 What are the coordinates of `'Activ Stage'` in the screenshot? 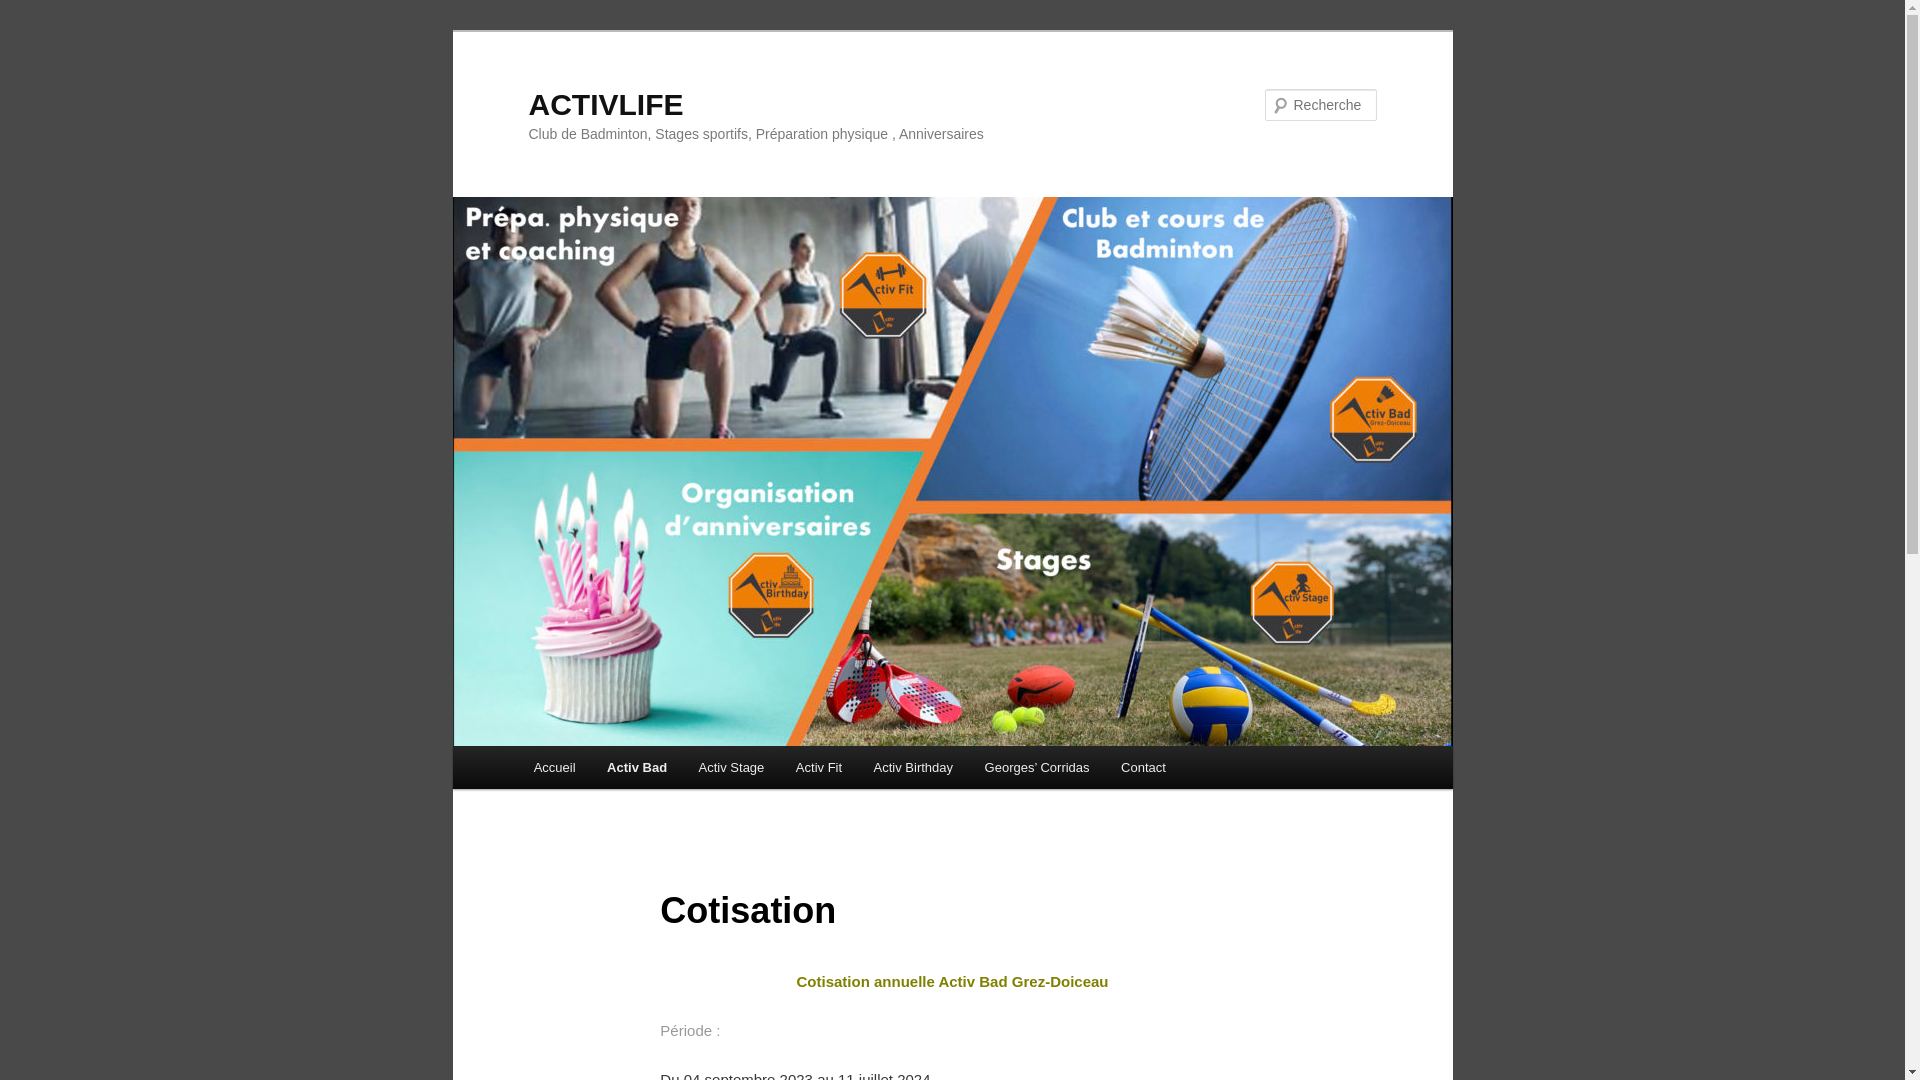 It's located at (730, 766).